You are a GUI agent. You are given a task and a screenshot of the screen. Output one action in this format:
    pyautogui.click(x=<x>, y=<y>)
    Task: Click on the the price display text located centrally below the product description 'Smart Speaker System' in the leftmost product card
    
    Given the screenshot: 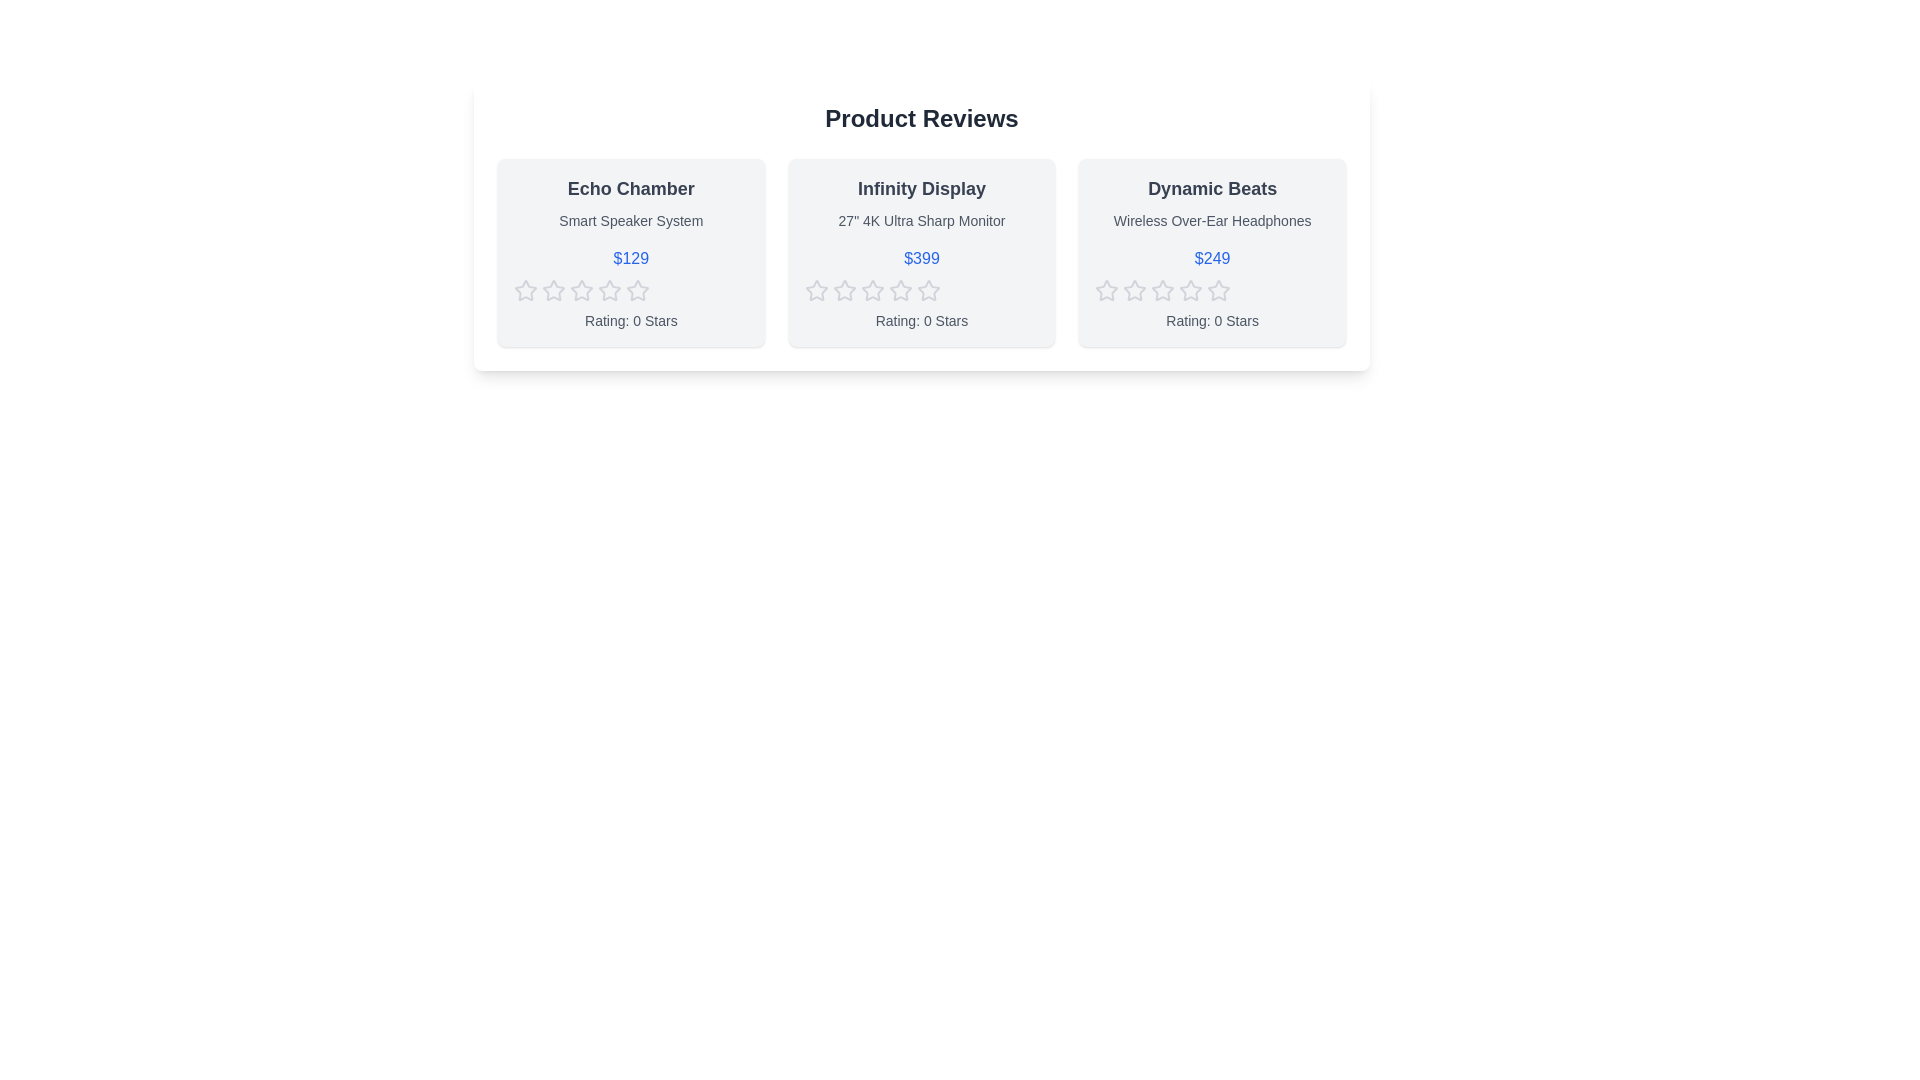 What is the action you would take?
    pyautogui.click(x=630, y=257)
    